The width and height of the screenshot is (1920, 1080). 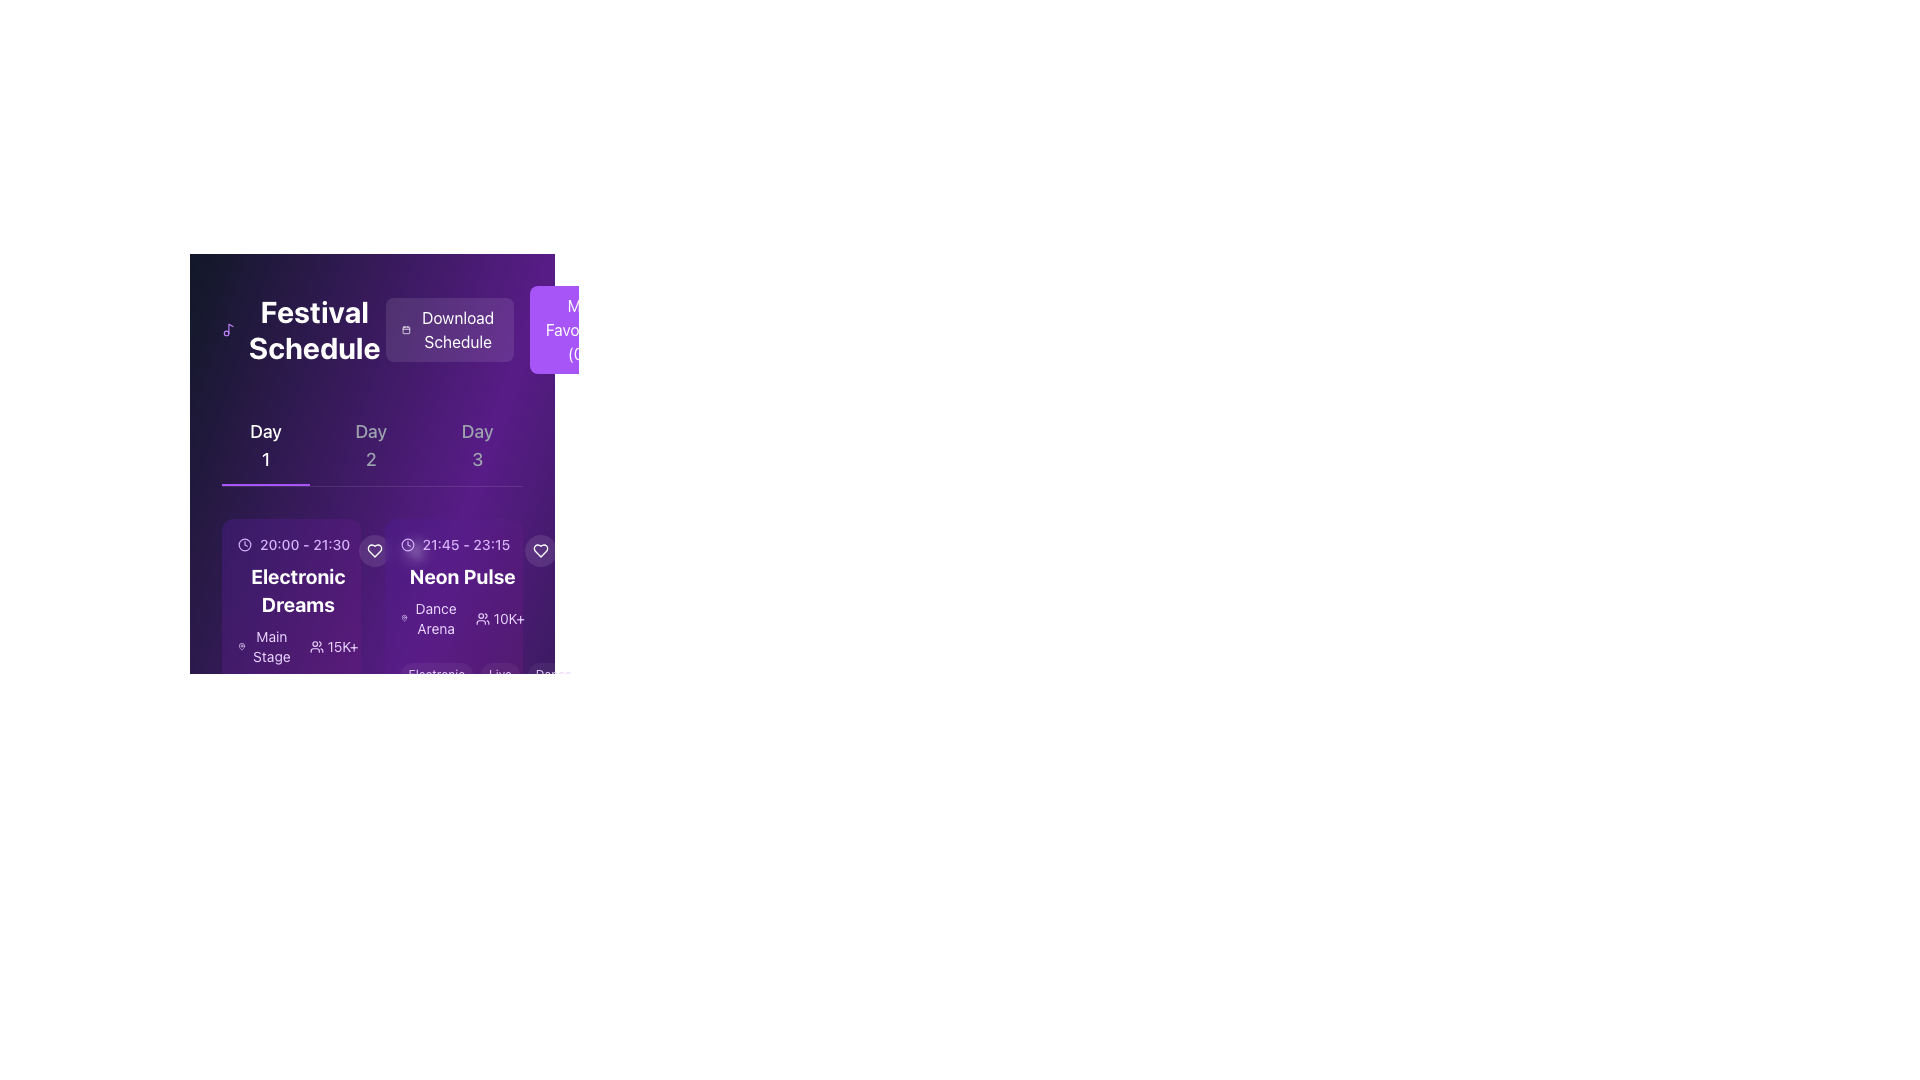 I want to click on the 'Dance Arena' text label, which is styled with a purple color scheme and is the first text component in the 'Neon Pulse' section of event scheduling, so click(x=429, y=617).